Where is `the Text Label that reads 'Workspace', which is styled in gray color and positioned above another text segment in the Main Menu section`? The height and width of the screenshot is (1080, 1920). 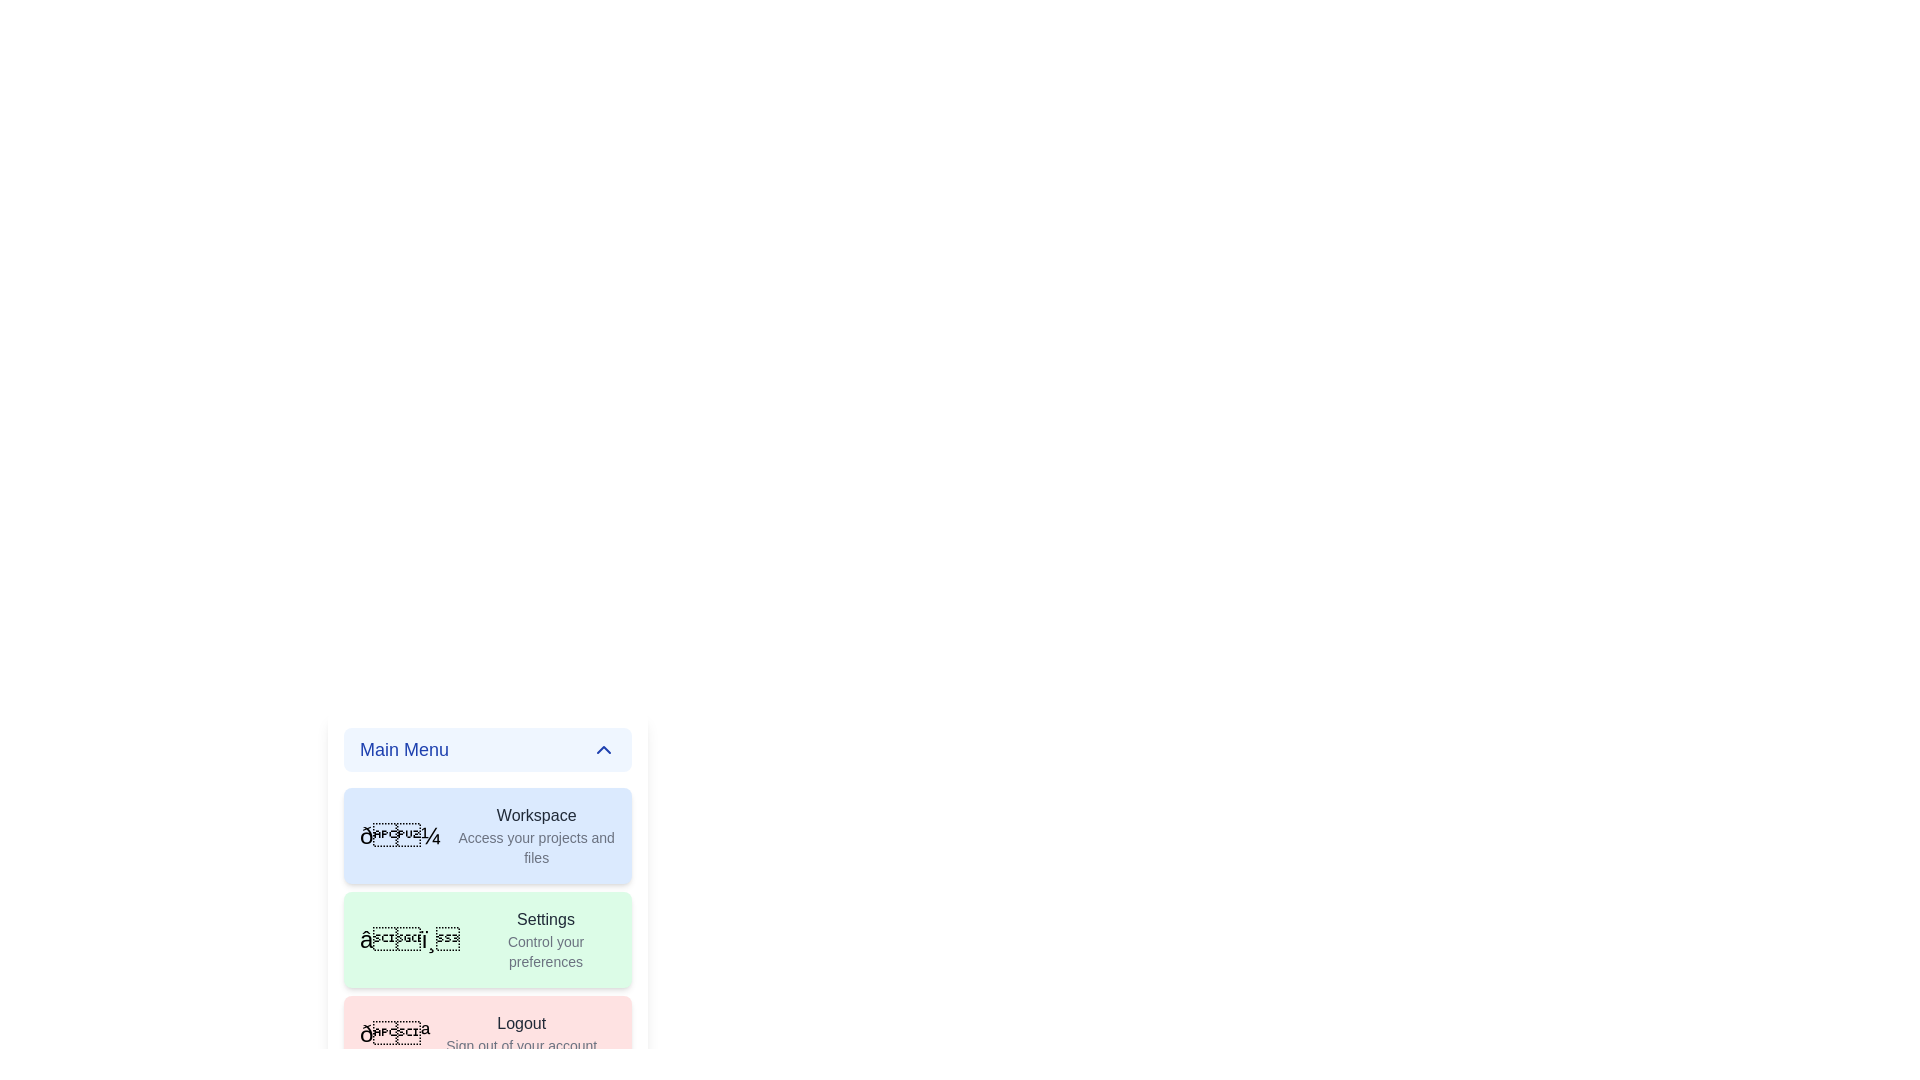 the Text Label that reads 'Workspace', which is styled in gray color and positioned above another text segment in the Main Menu section is located at coordinates (536, 816).